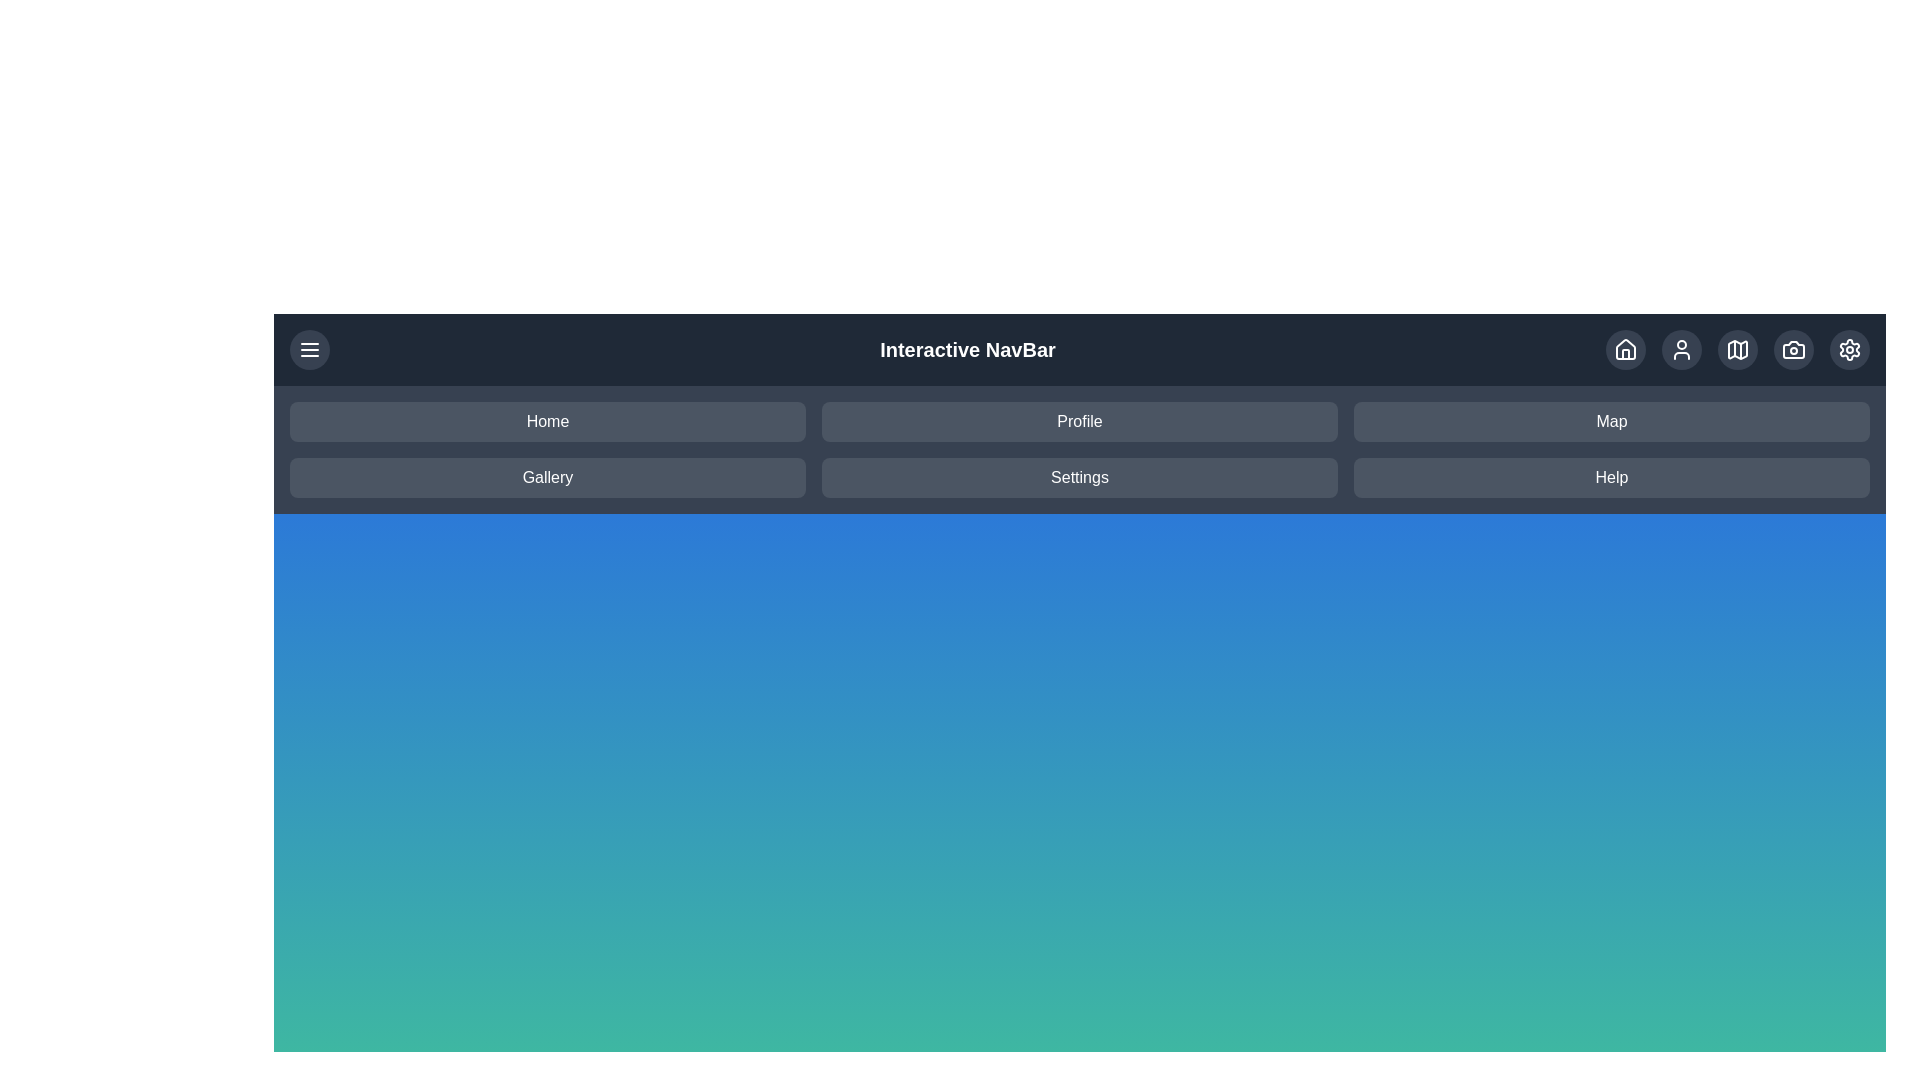 The image size is (1920, 1080). Describe the element at coordinates (1079, 478) in the screenshot. I see `the menu item labeled Settings` at that location.